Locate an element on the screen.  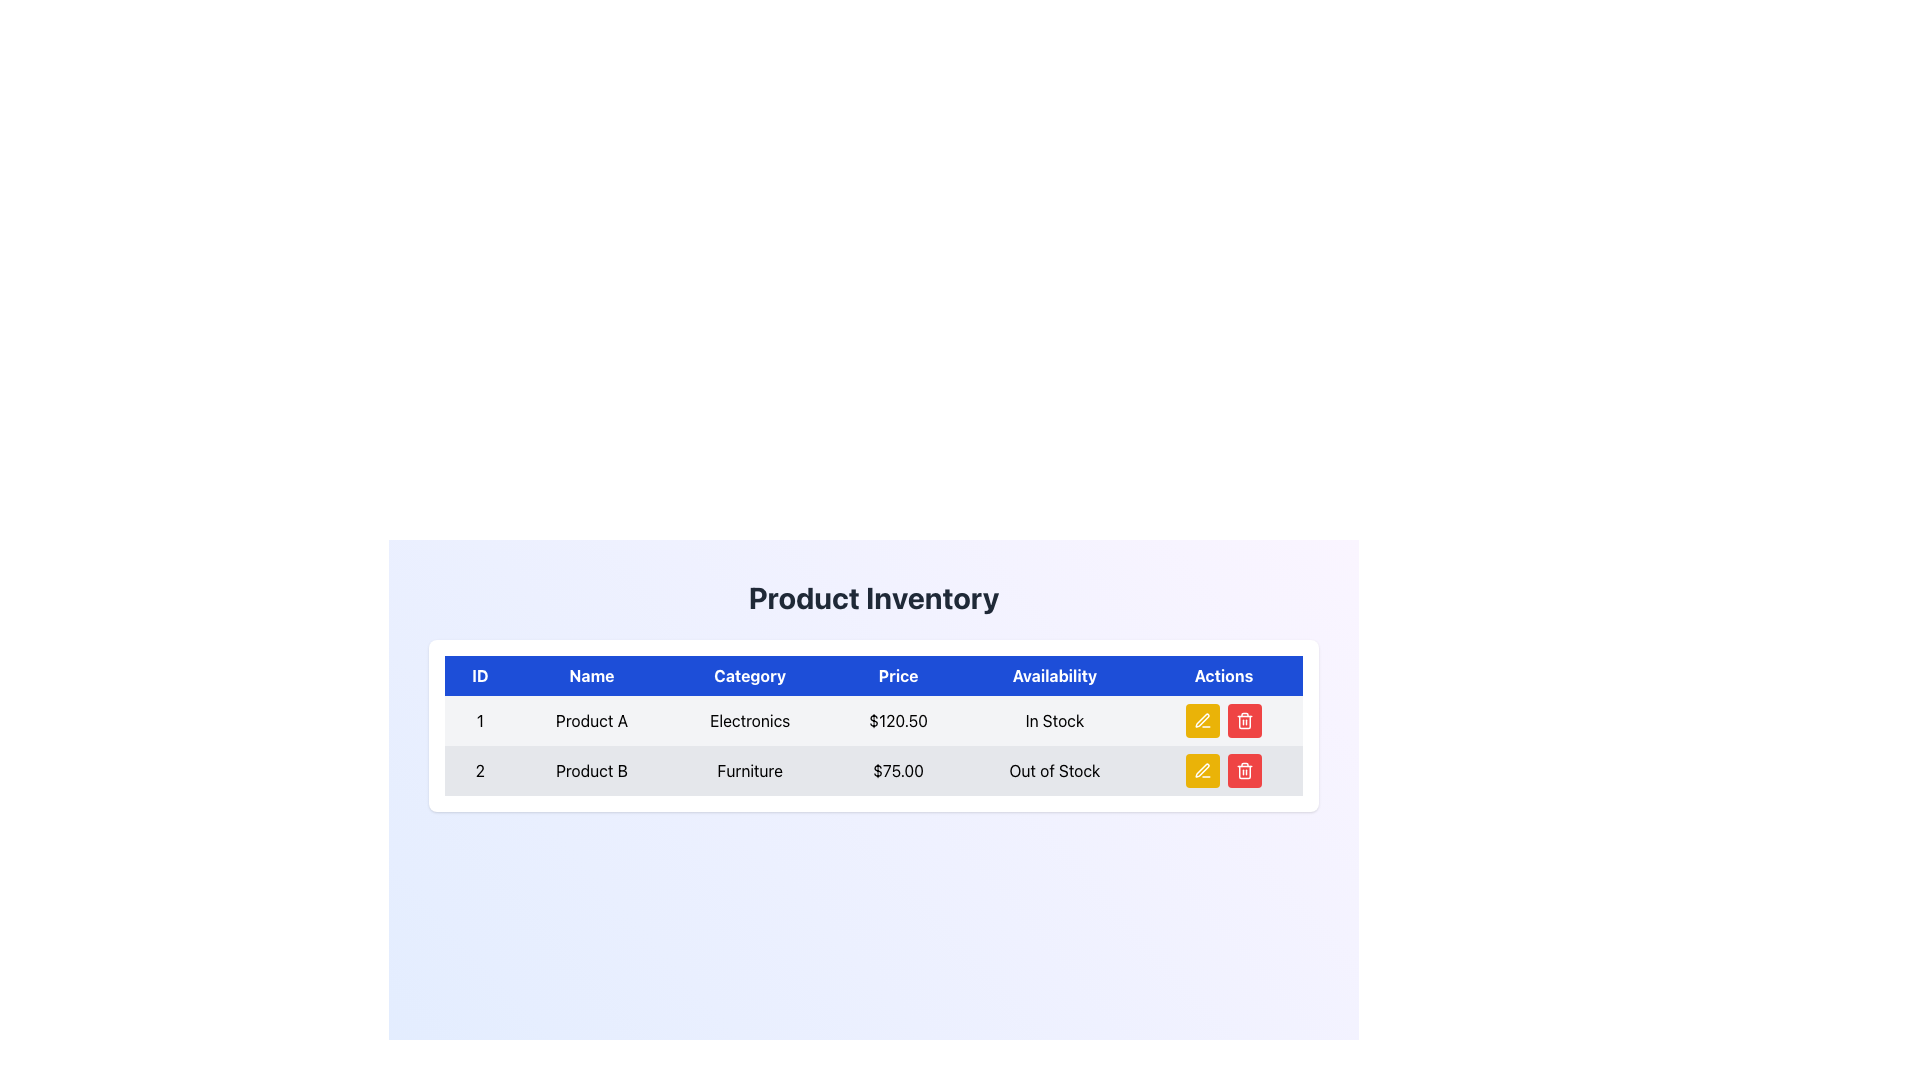
the product name label located in the second row of the inventory table under the 'Name' column is located at coordinates (590, 770).